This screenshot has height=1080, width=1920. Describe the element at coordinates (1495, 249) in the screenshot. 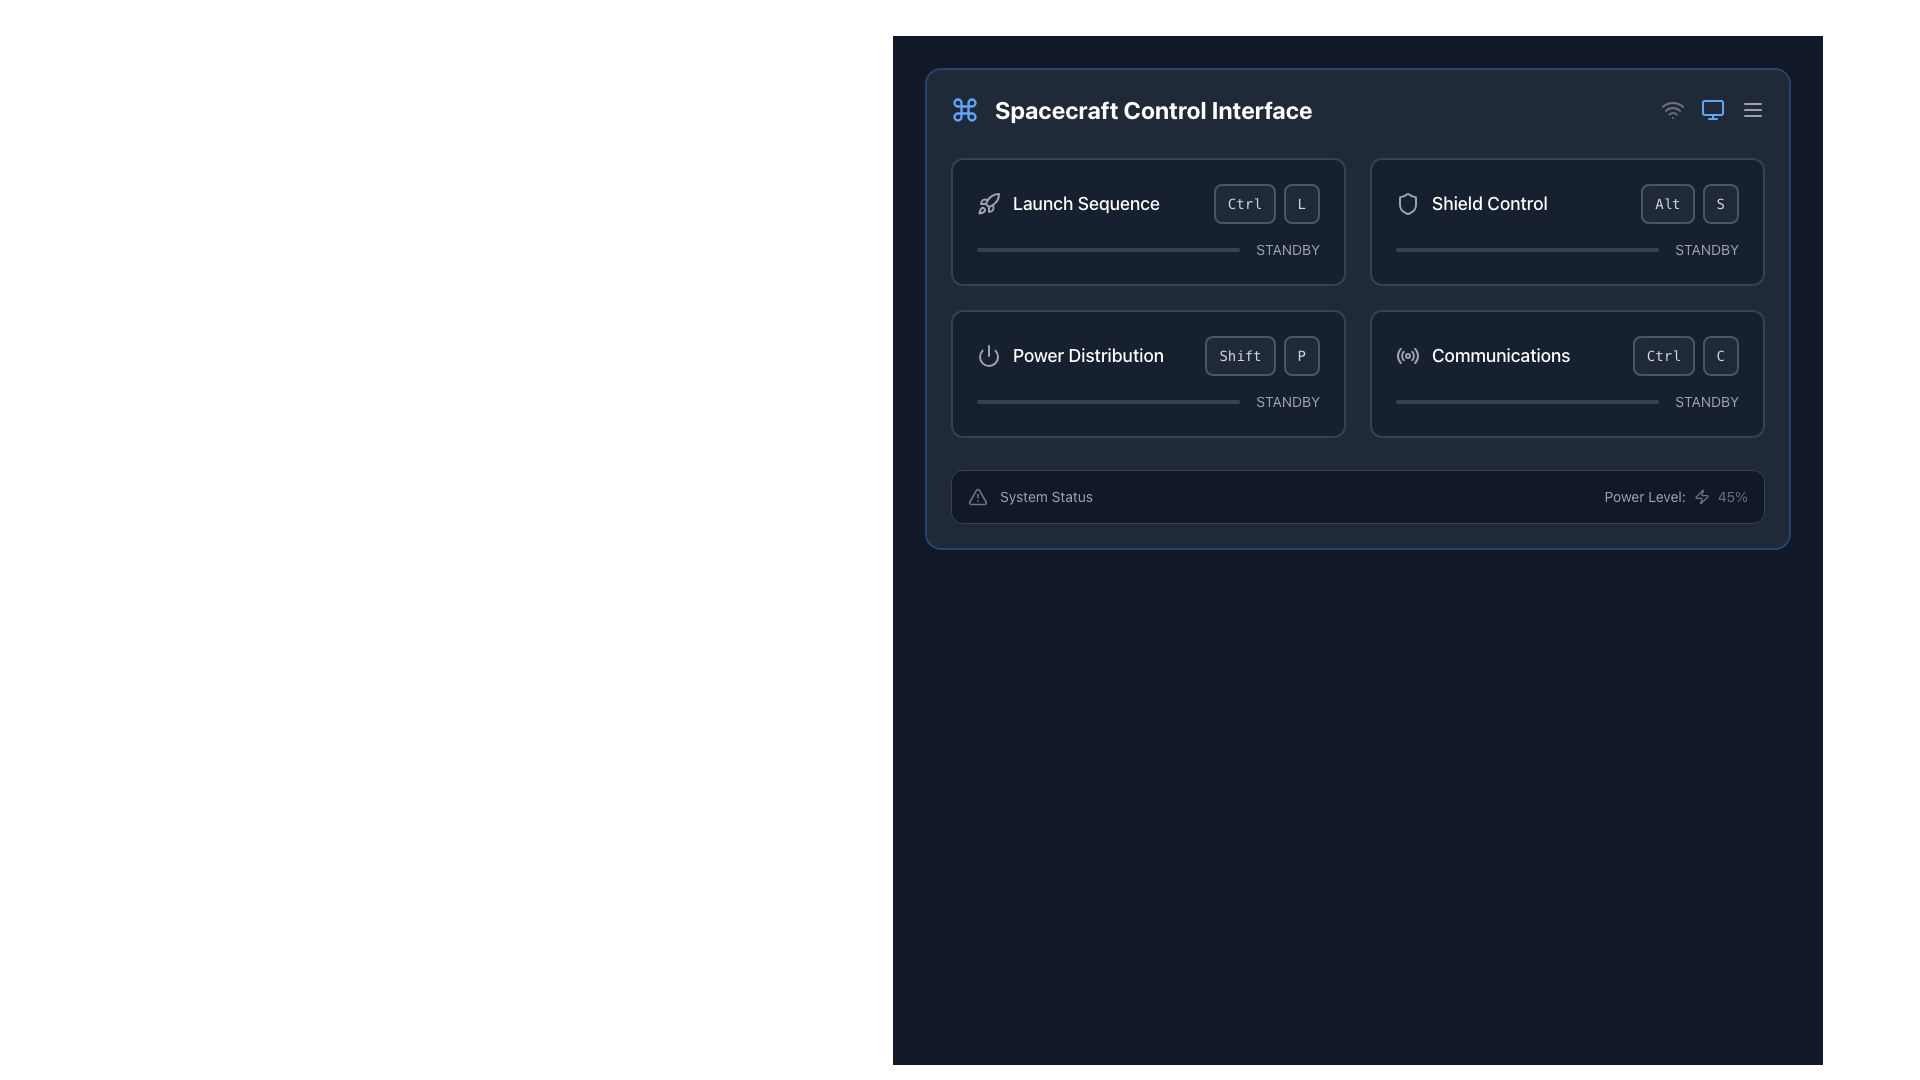

I see `the shield control` at that location.